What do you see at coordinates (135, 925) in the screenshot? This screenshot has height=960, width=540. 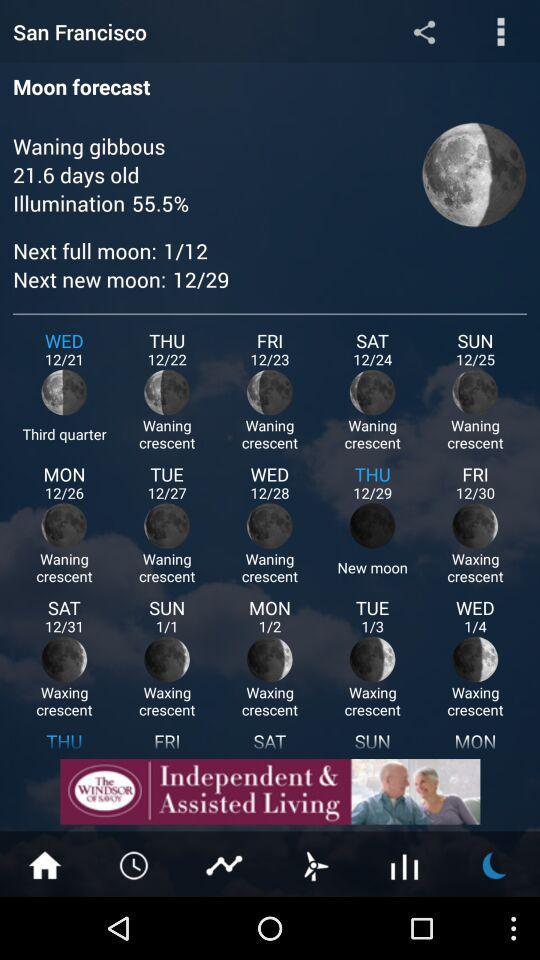 I see `the time icon` at bounding box center [135, 925].